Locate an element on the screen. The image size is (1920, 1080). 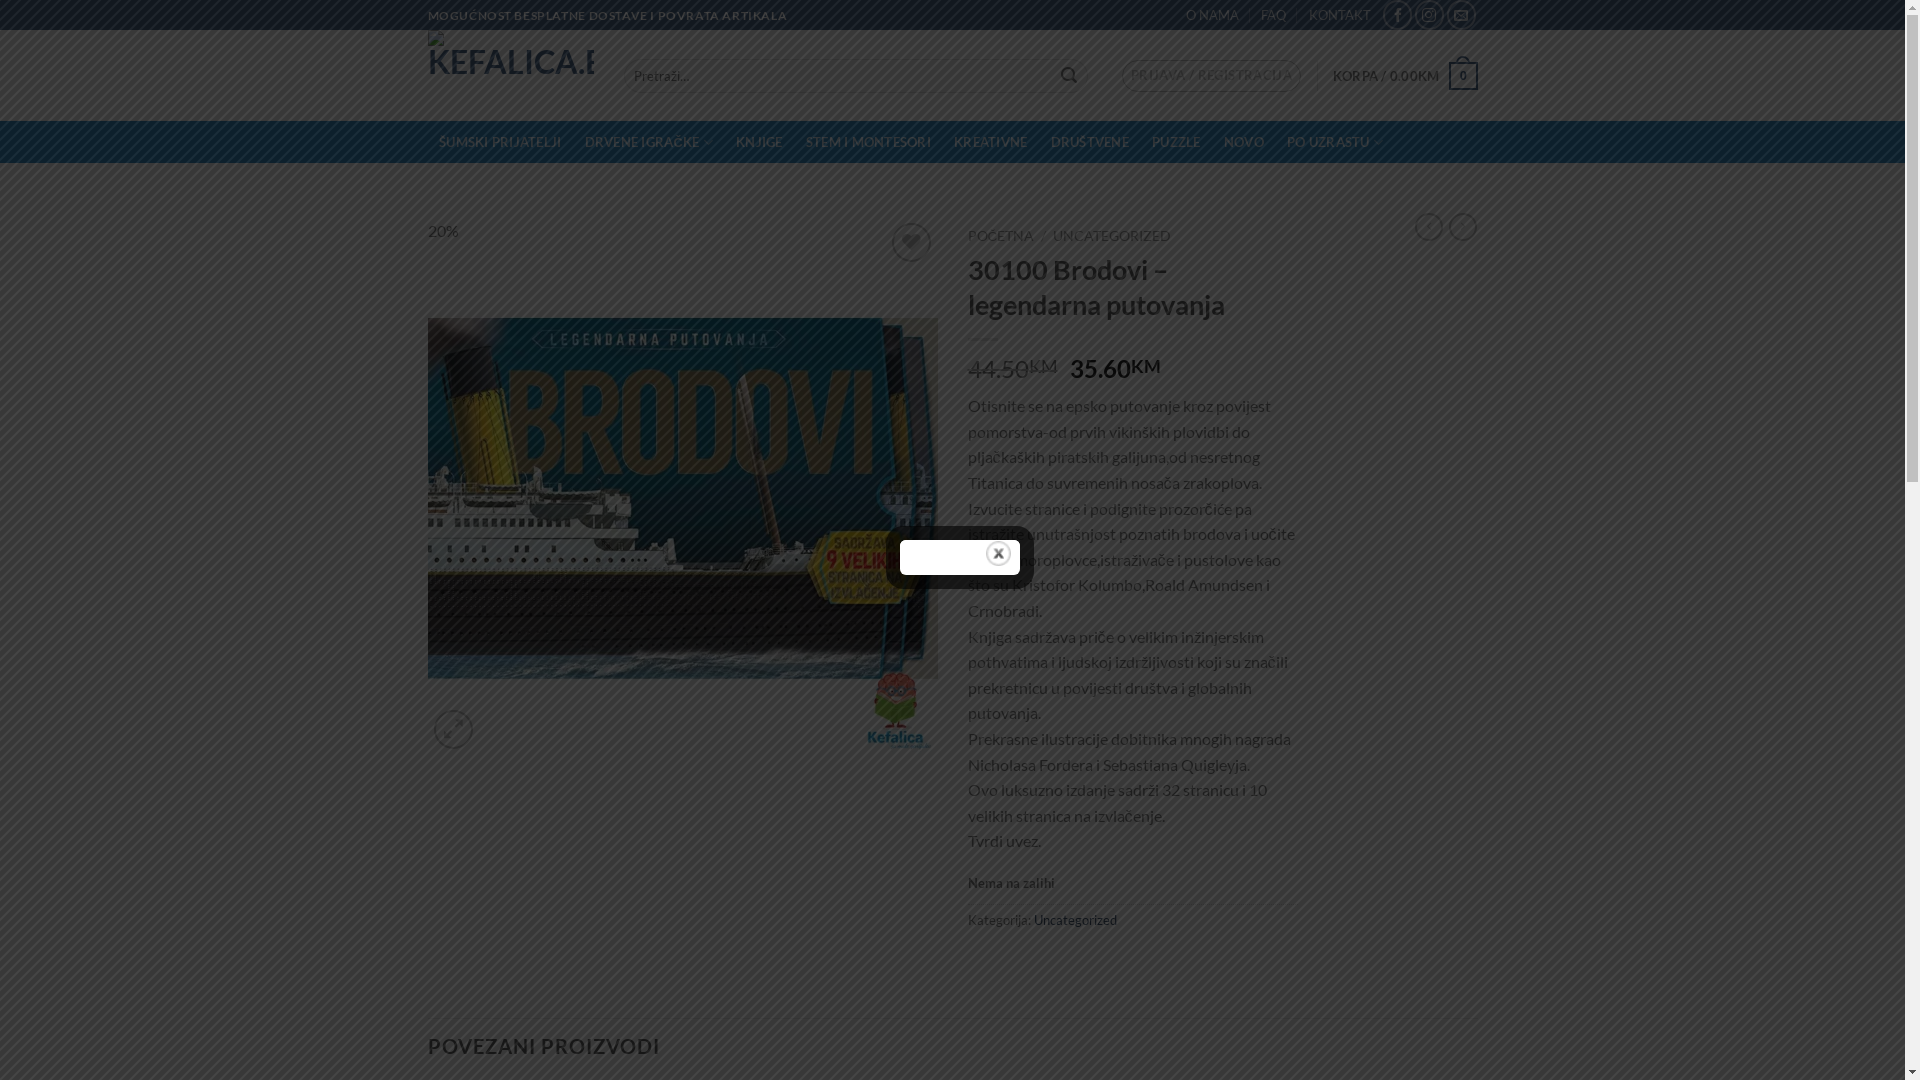
'KONTAKT' is located at coordinates (1339, 15).